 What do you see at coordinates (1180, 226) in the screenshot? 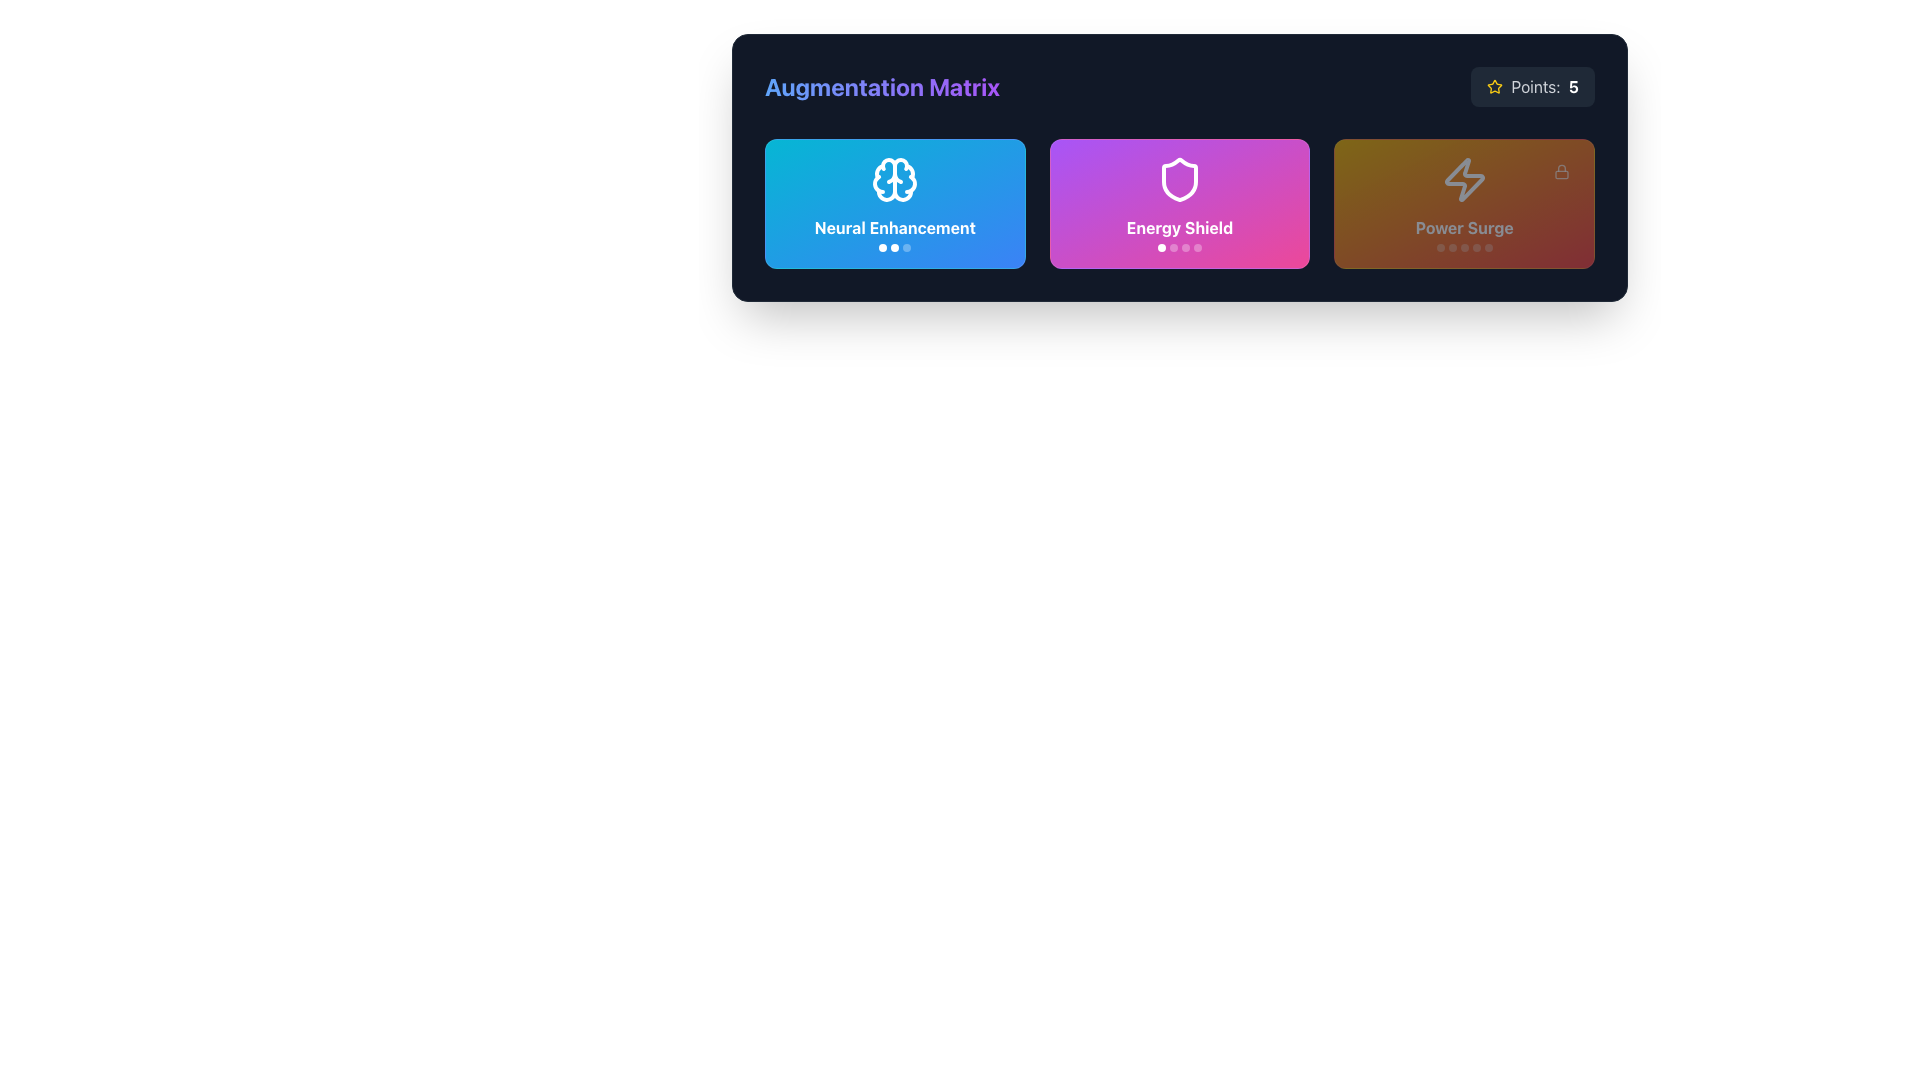
I see `the text label displaying 'Energy Shield', which is styled in bold white font against a vibrant purple background, located within the rectangular card under the shield-shaped icon` at bounding box center [1180, 226].